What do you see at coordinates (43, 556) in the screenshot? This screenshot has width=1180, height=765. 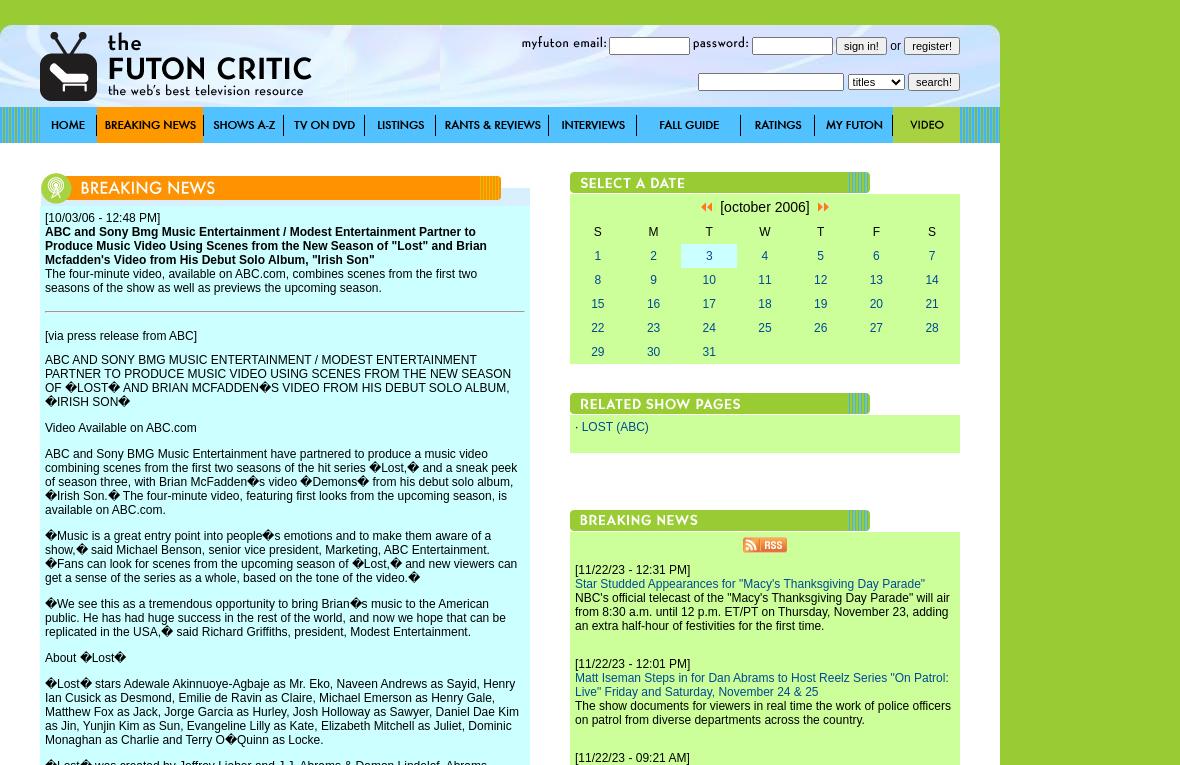 I see `'�Music is a great entry point into people�s emotions and to make them aware of a show,� said Michael Benson, senior vice president, Marketing, ABC Entertainment. �Fans can look for scenes from the upcoming season of �Lost,� and new viewers can get a sense of the series as a whole, based on the tone of the video.�'` at bounding box center [43, 556].